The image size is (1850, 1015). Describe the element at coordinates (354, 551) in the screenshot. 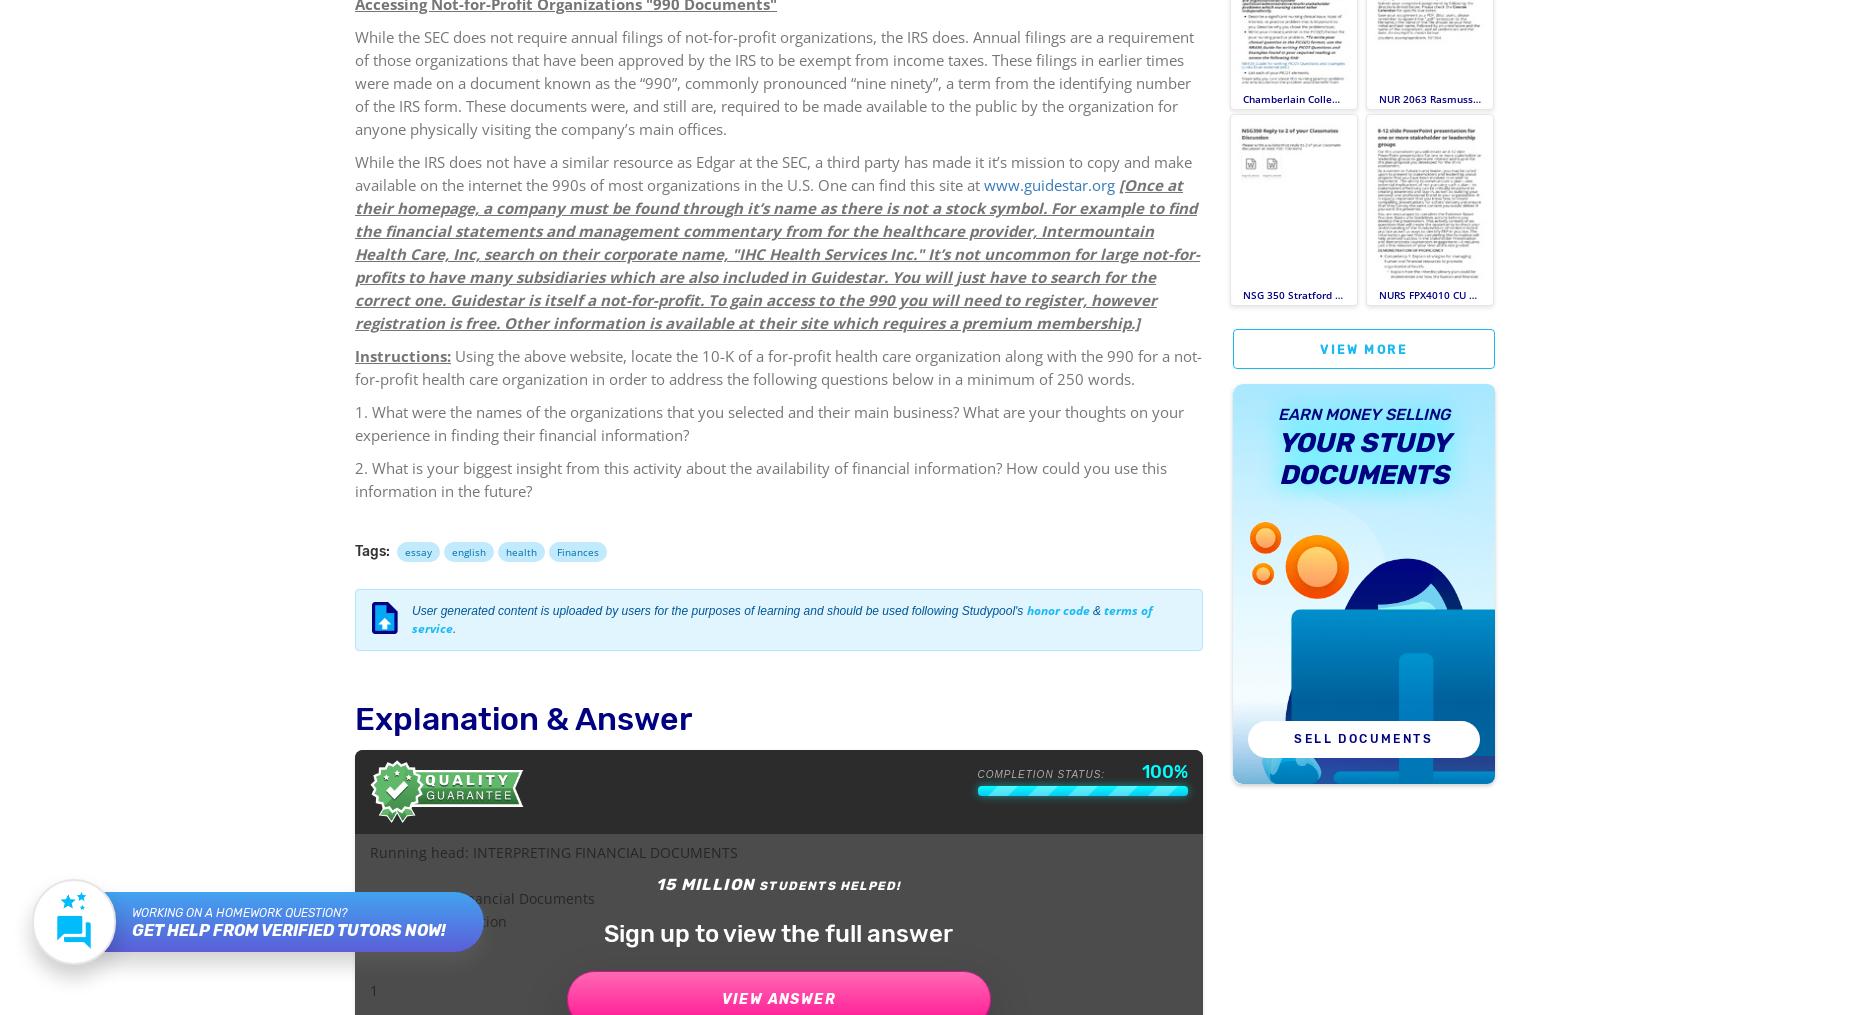

I see `'Tags:'` at that location.